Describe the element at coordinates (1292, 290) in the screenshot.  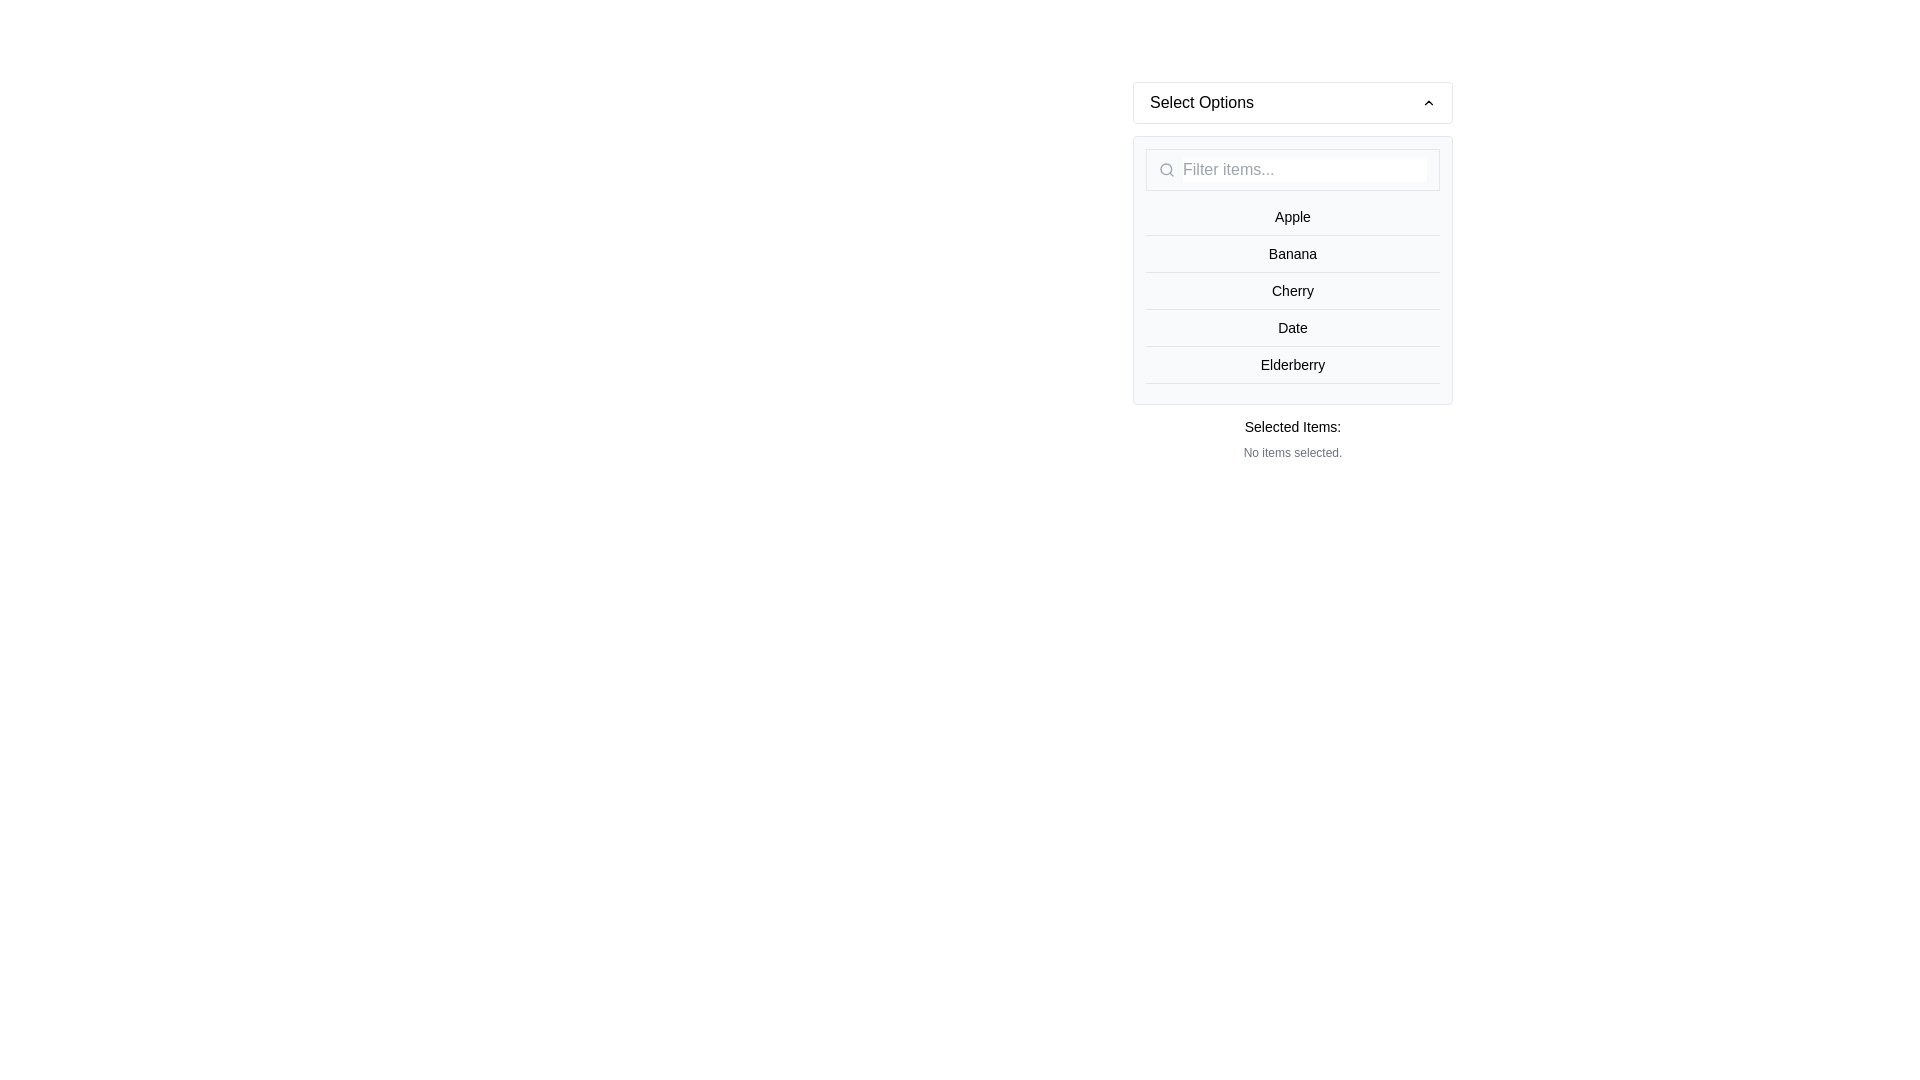
I see `the interactive list item 'Cherry' within the unordered list located in the dropdown menu, which is centrally positioned in the second visual section` at that location.